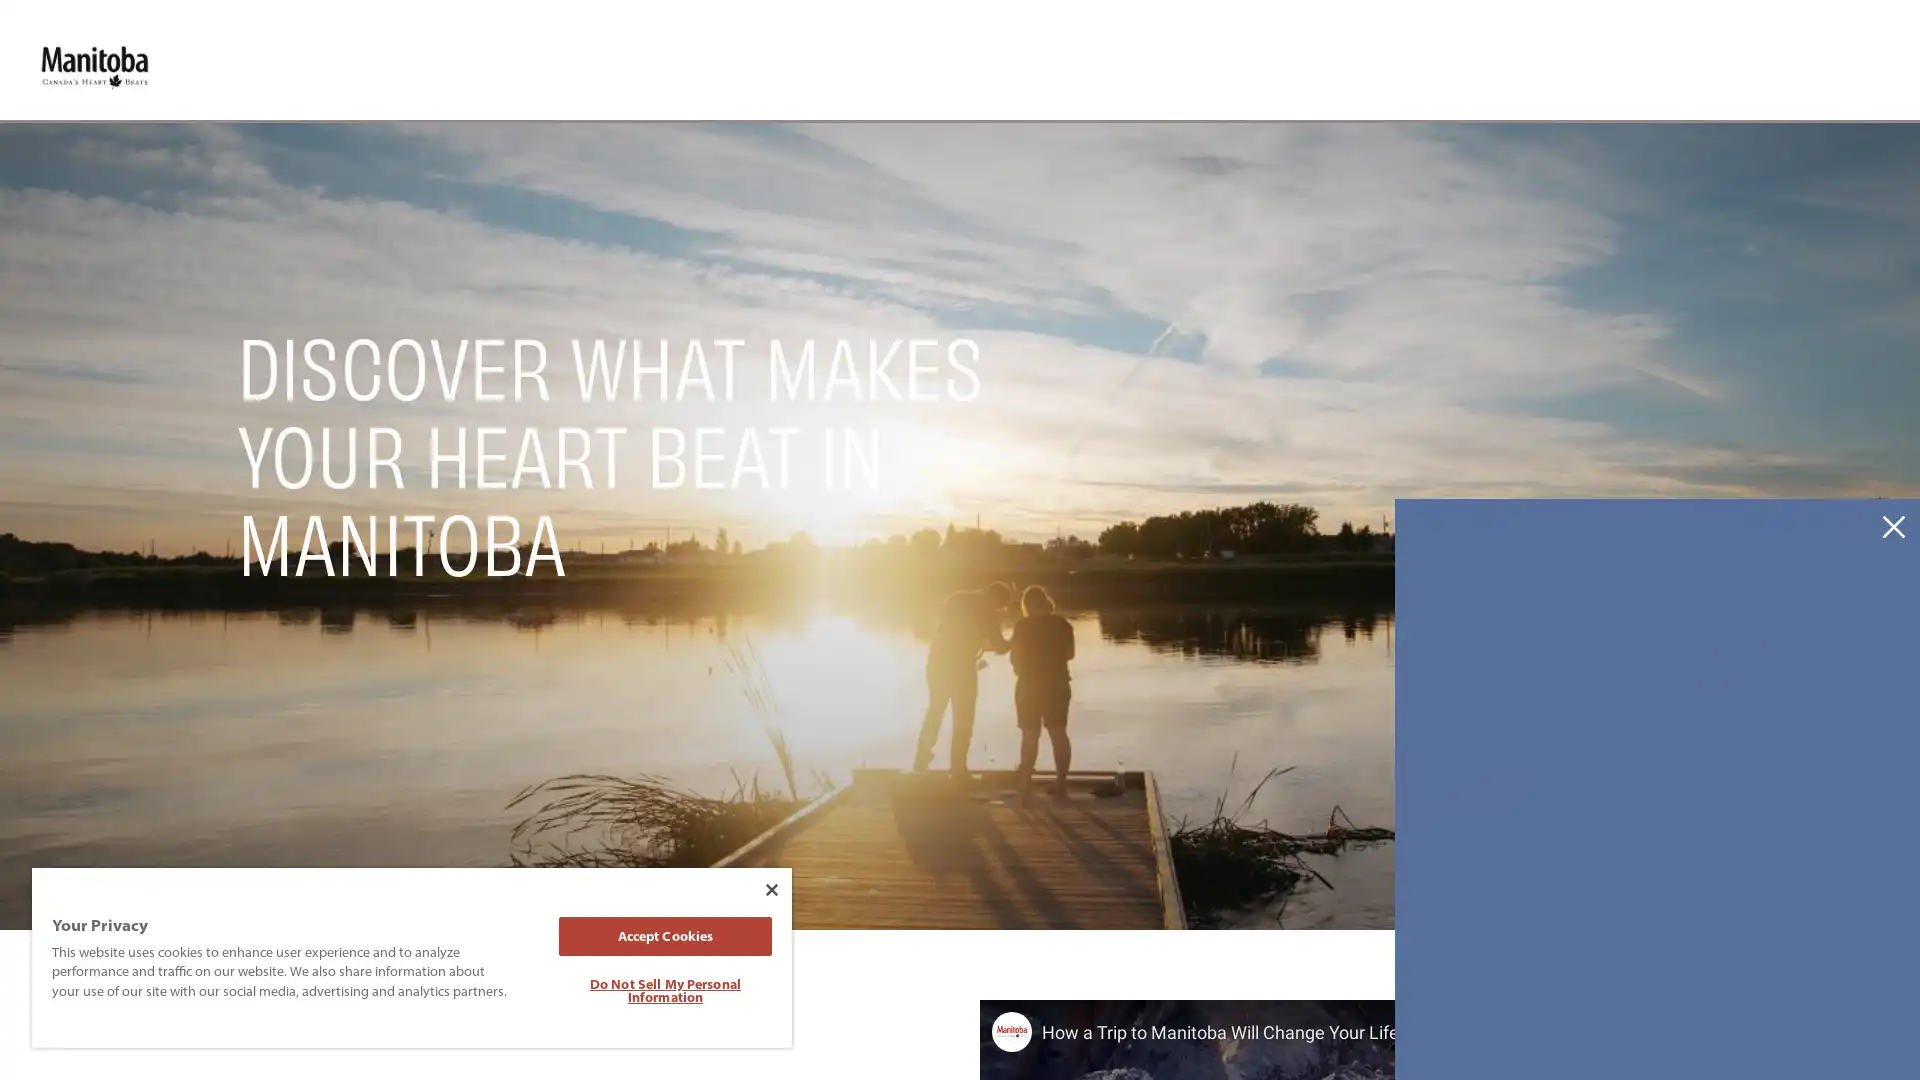 The height and width of the screenshot is (1080, 1920). What do you see at coordinates (664, 935) in the screenshot?
I see `Accept Cookies` at bounding box center [664, 935].